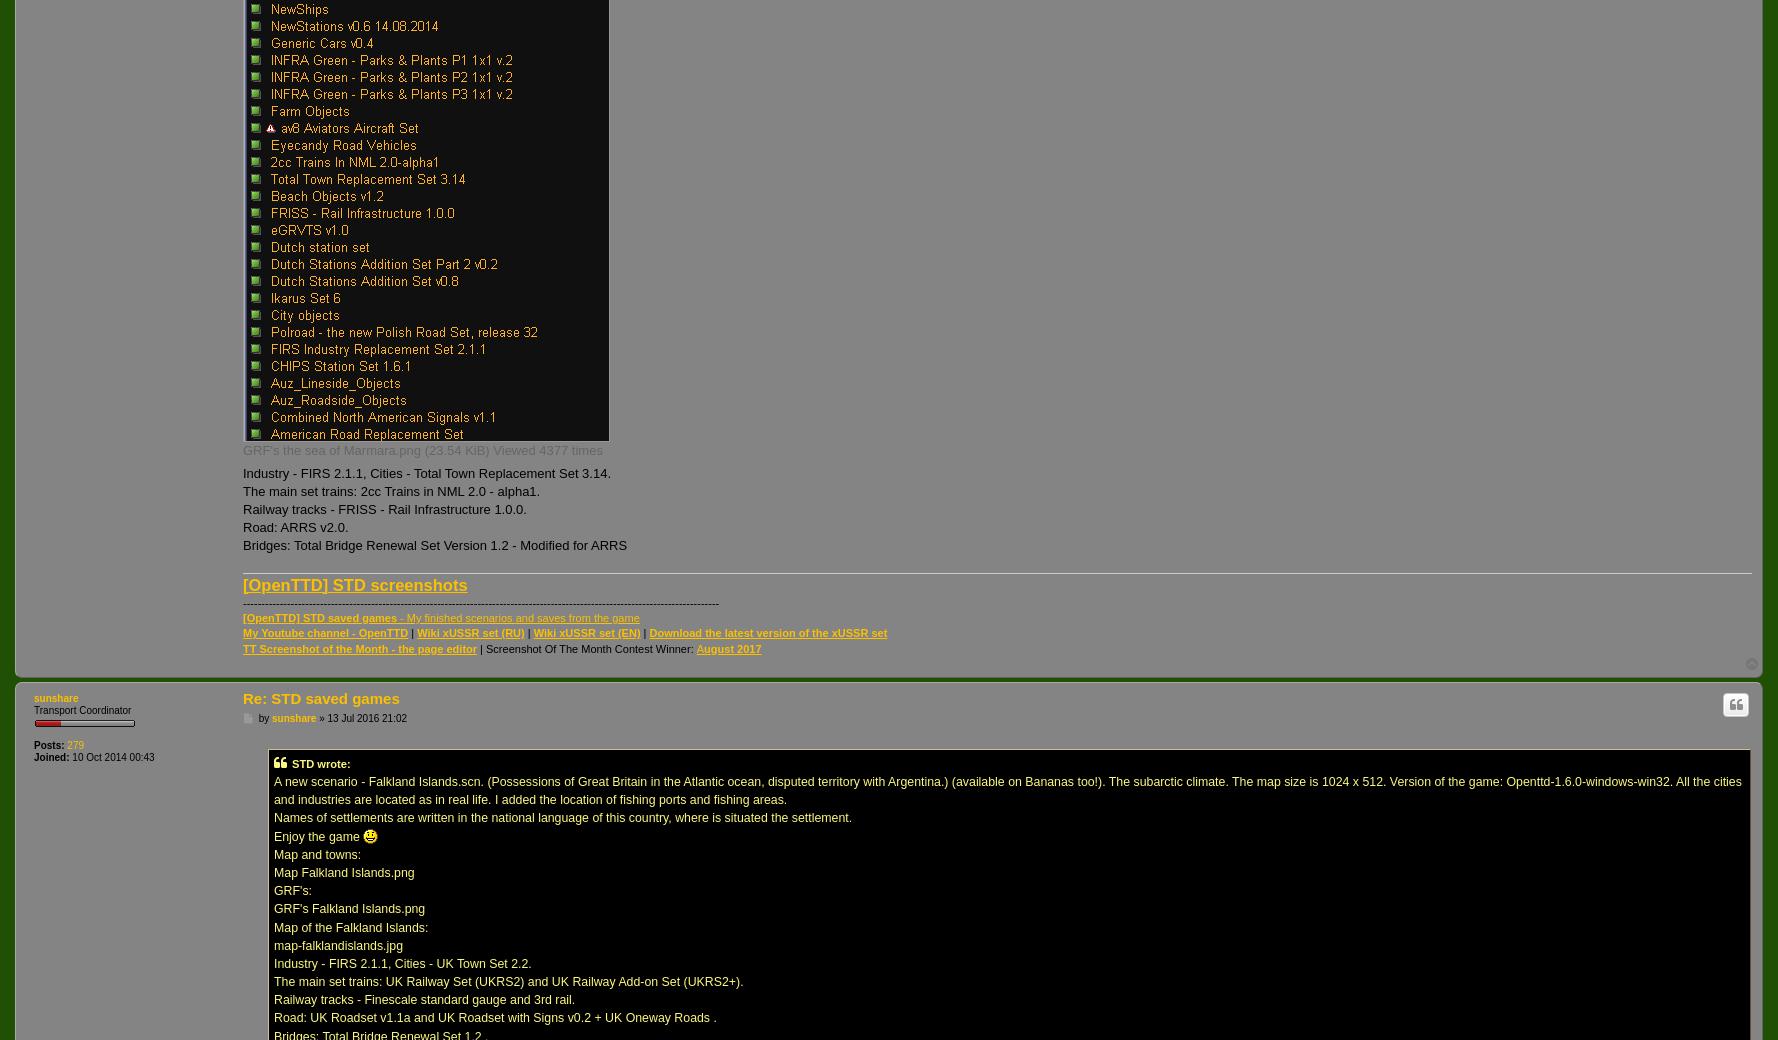 Image resolution: width=1778 pixels, height=1040 pixels. What do you see at coordinates (402, 963) in the screenshot?
I see `'Industry - FIRS 2.1.1, Cities - UK Town Set 2.2.'` at bounding box center [402, 963].